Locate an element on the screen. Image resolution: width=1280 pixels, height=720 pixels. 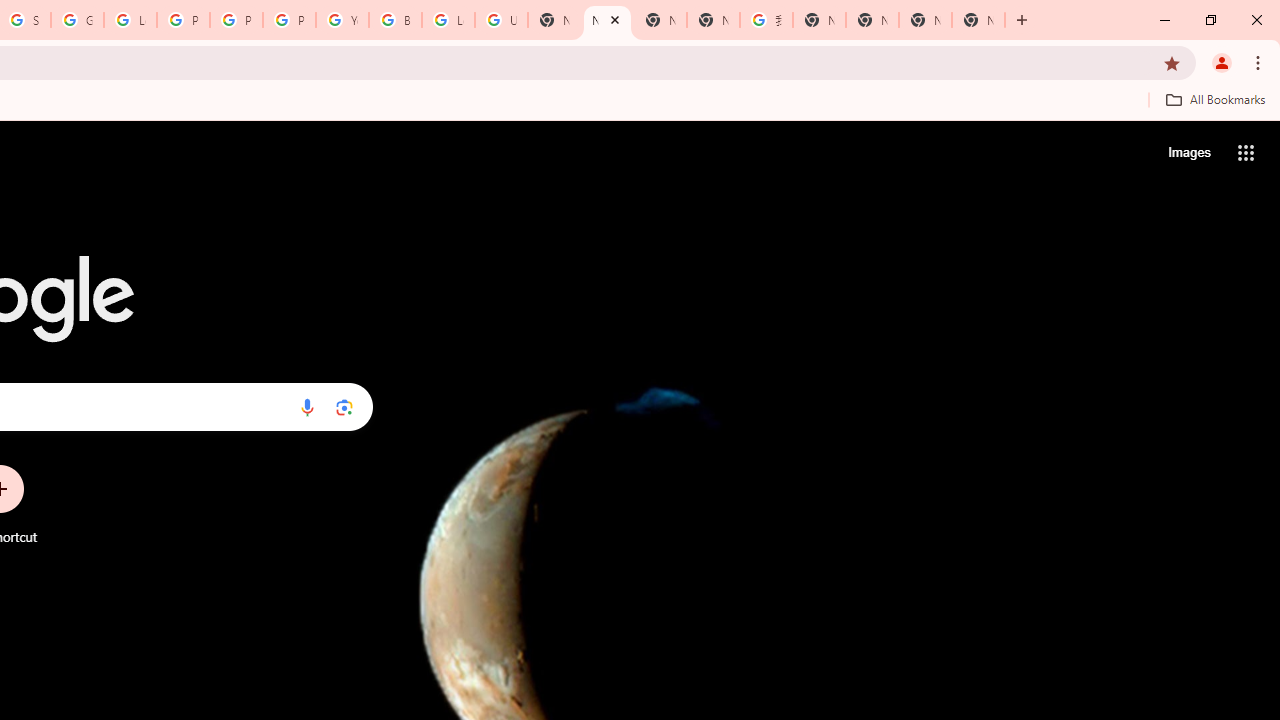
'Chrome' is located at coordinates (1259, 61).